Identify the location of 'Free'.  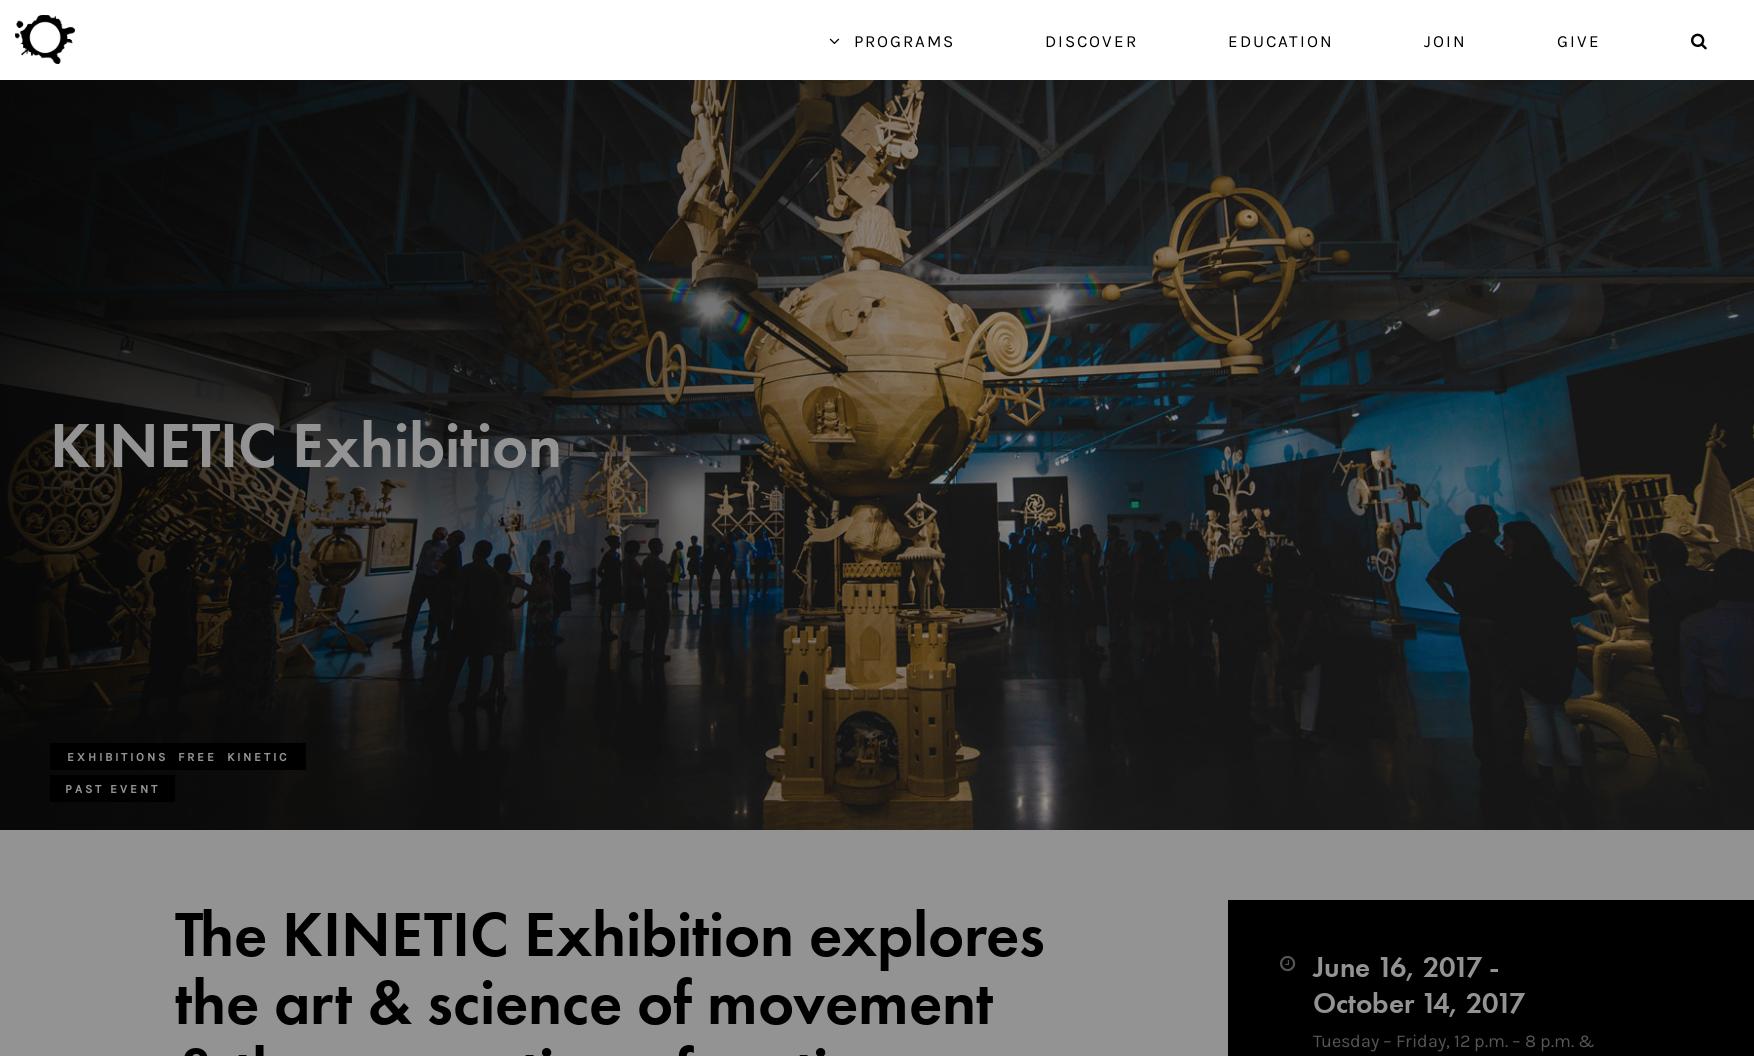
(197, 756).